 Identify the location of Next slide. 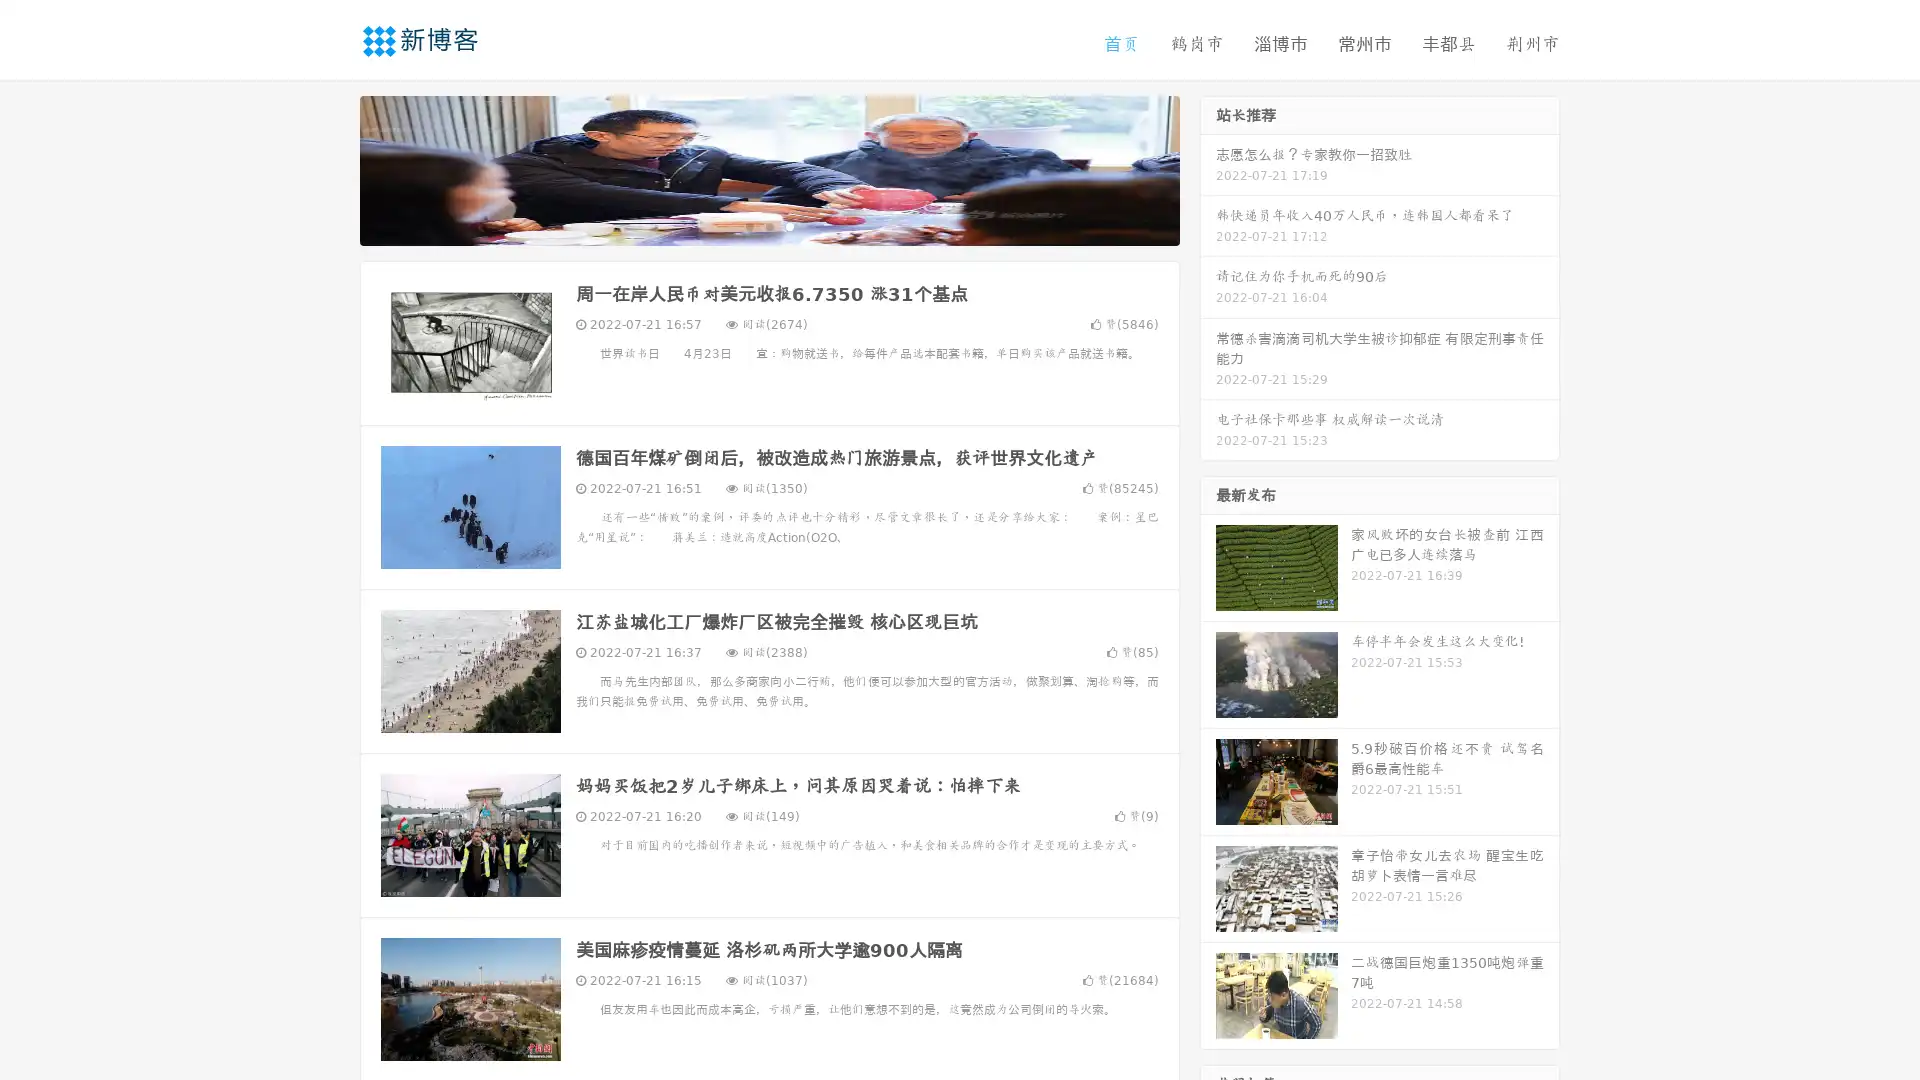
(1208, 168).